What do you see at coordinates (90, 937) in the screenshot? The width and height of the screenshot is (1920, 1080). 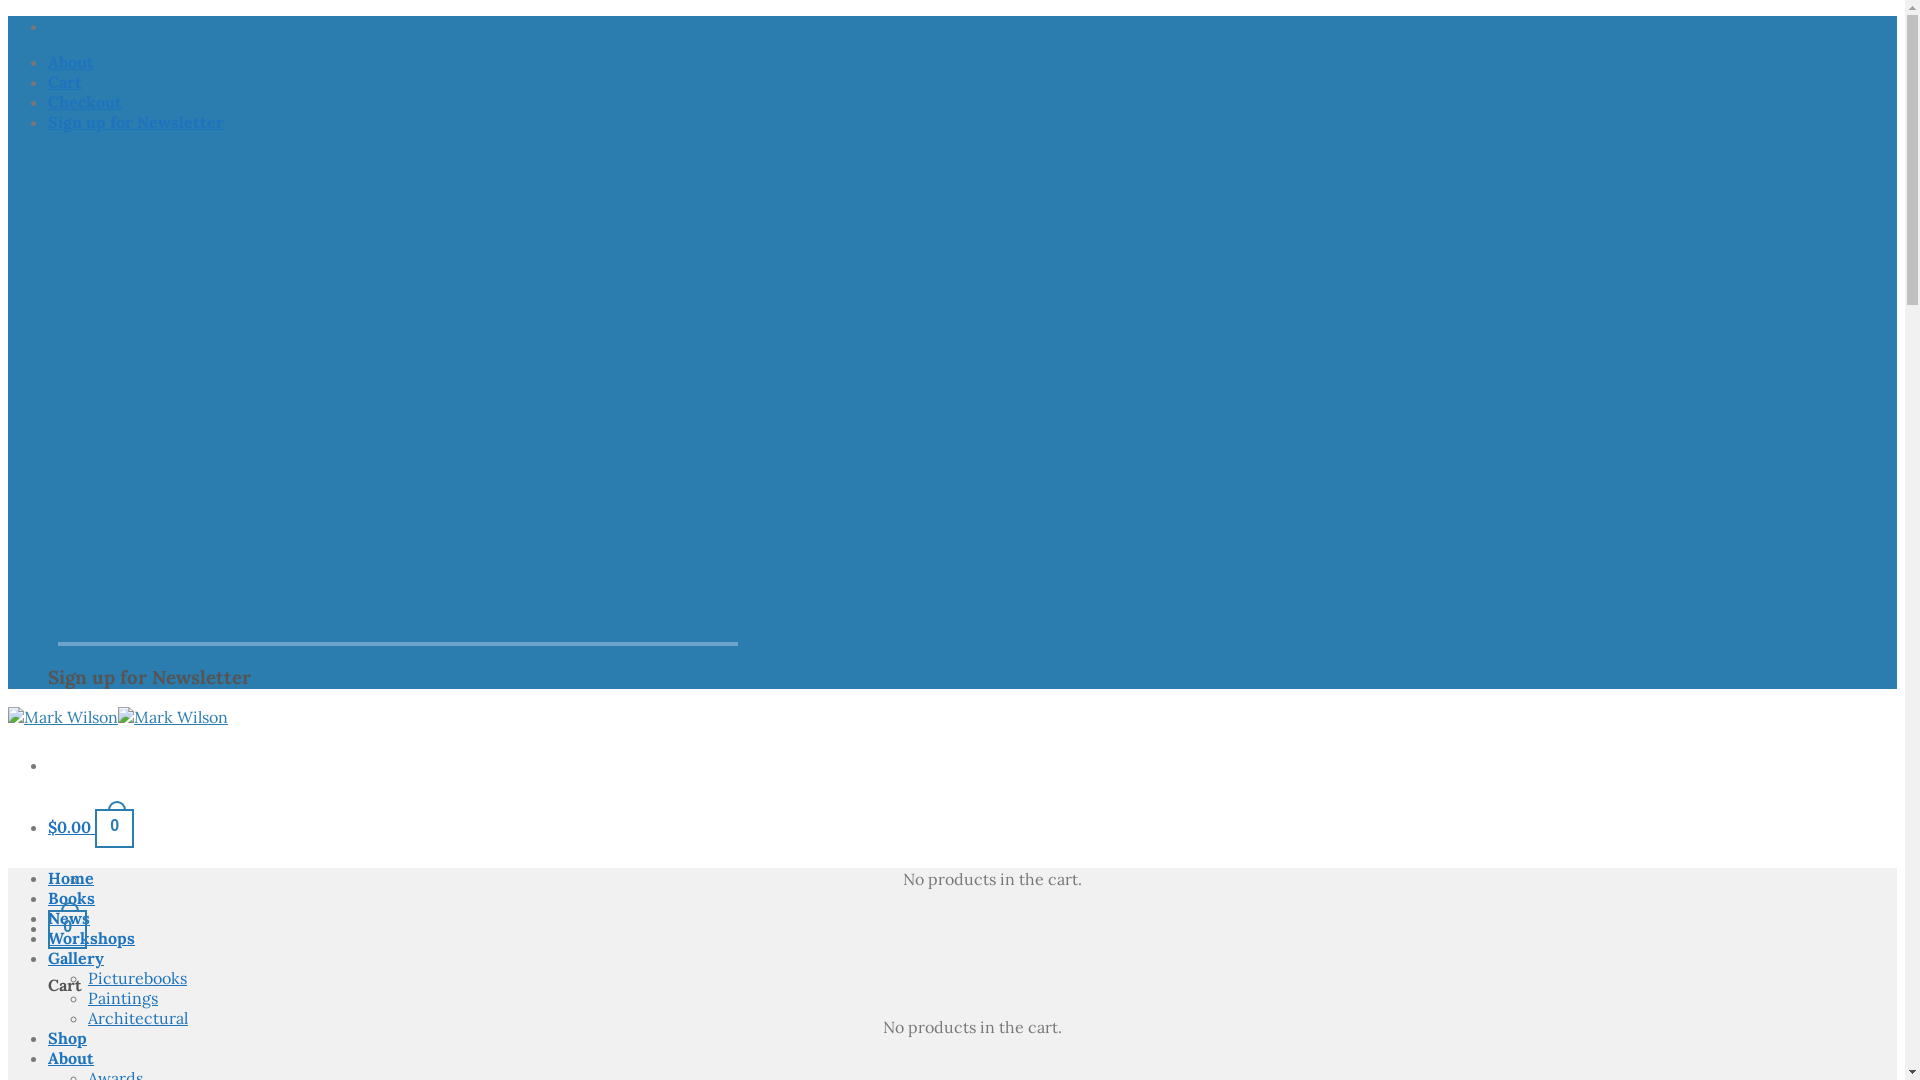 I see `'Workshops'` at bounding box center [90, 937].